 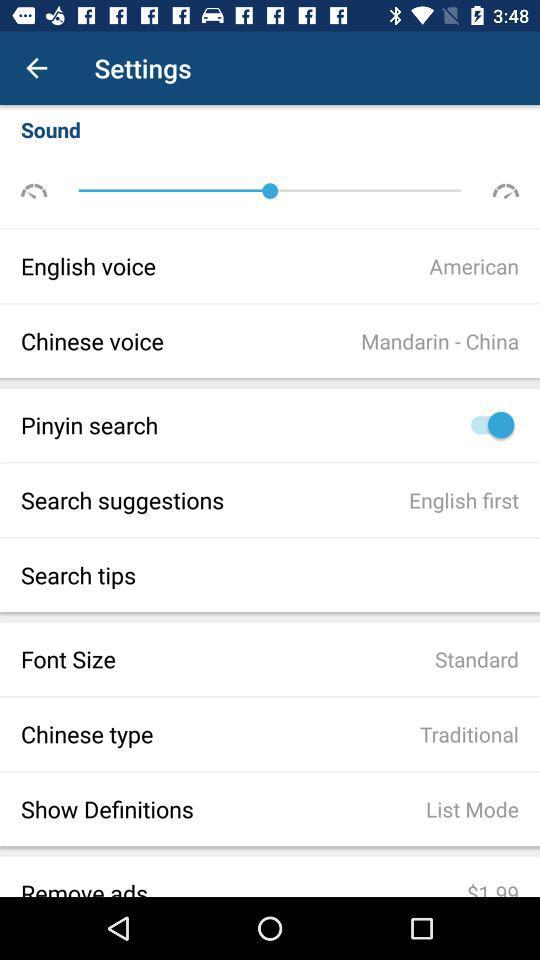 What do you see at coordinates (486, 425) in the screenshot?
I see `item to the right of the pinyin search item` at bounding box center [486, 425].